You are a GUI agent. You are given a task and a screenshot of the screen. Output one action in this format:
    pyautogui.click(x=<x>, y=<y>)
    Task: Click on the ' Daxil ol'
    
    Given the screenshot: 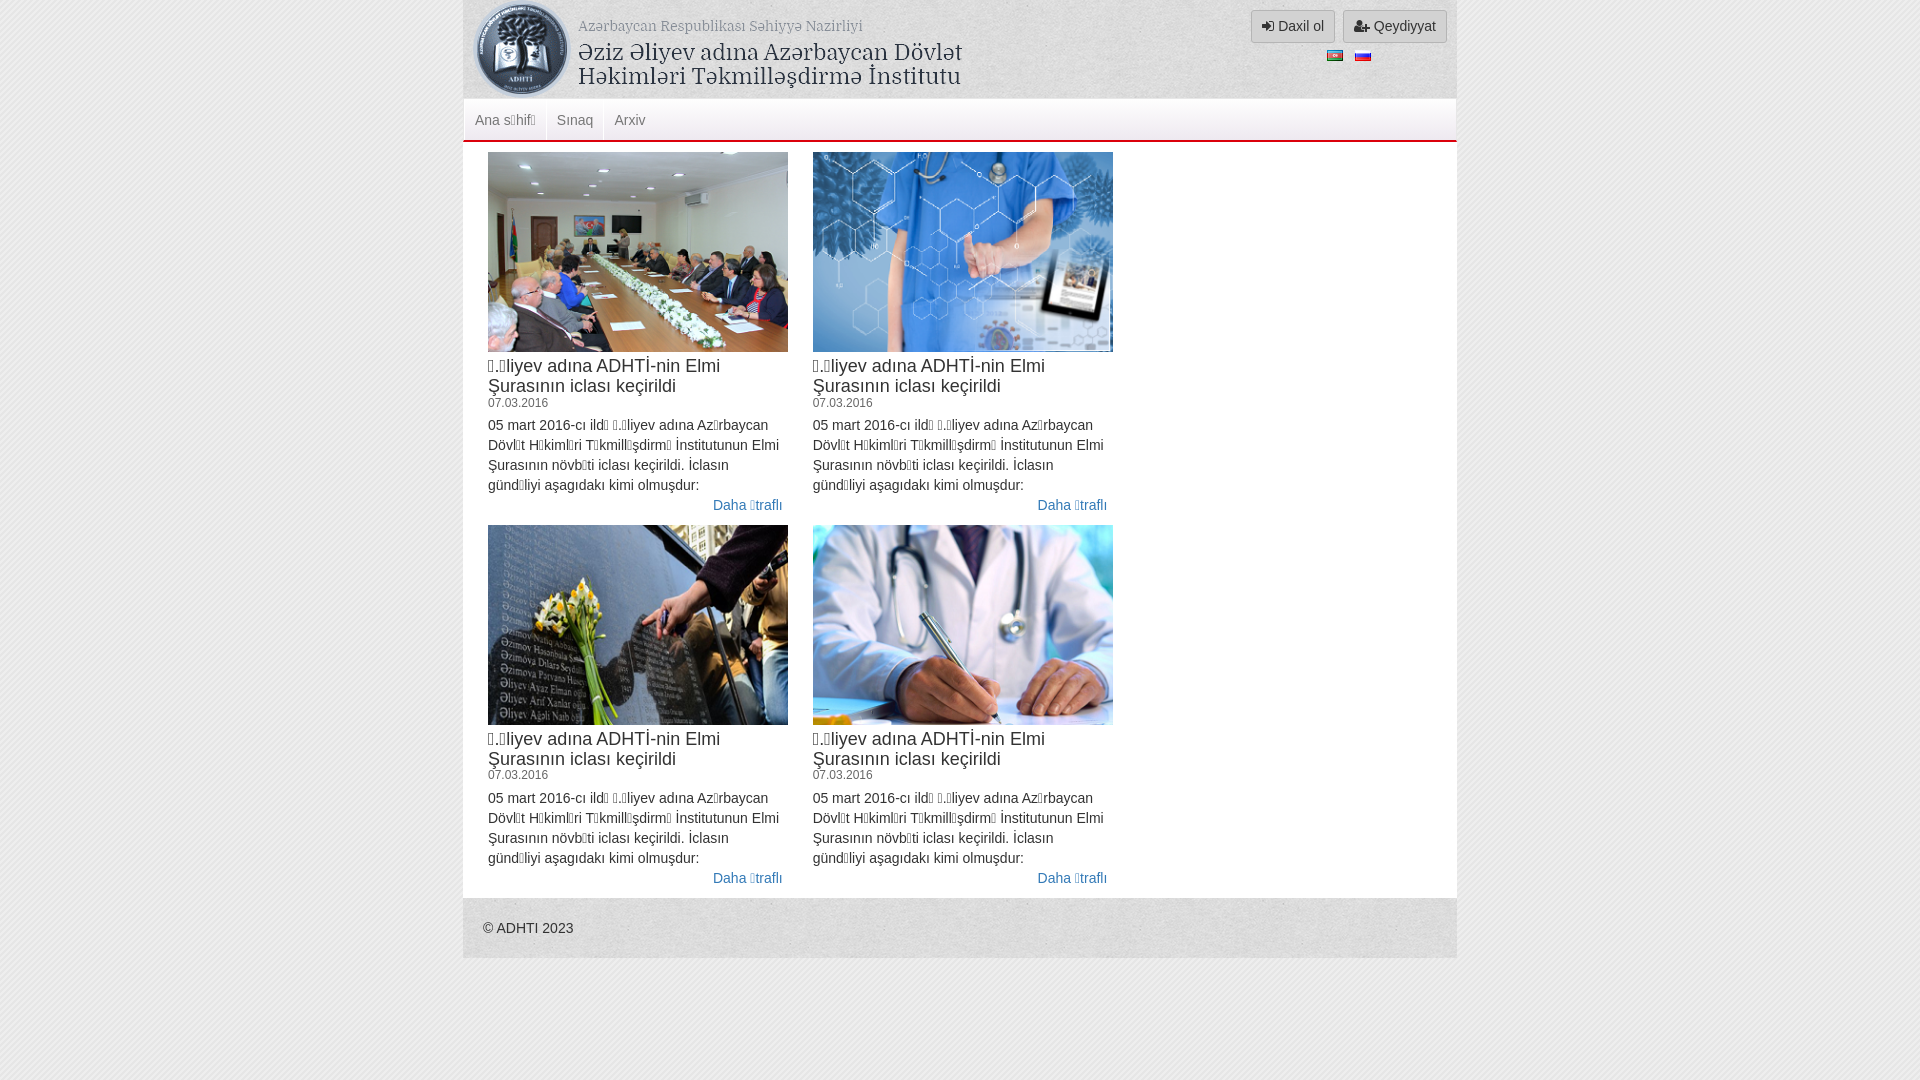 What is the action you would take?
    pyautogui.click(x=1250, y=26)
    